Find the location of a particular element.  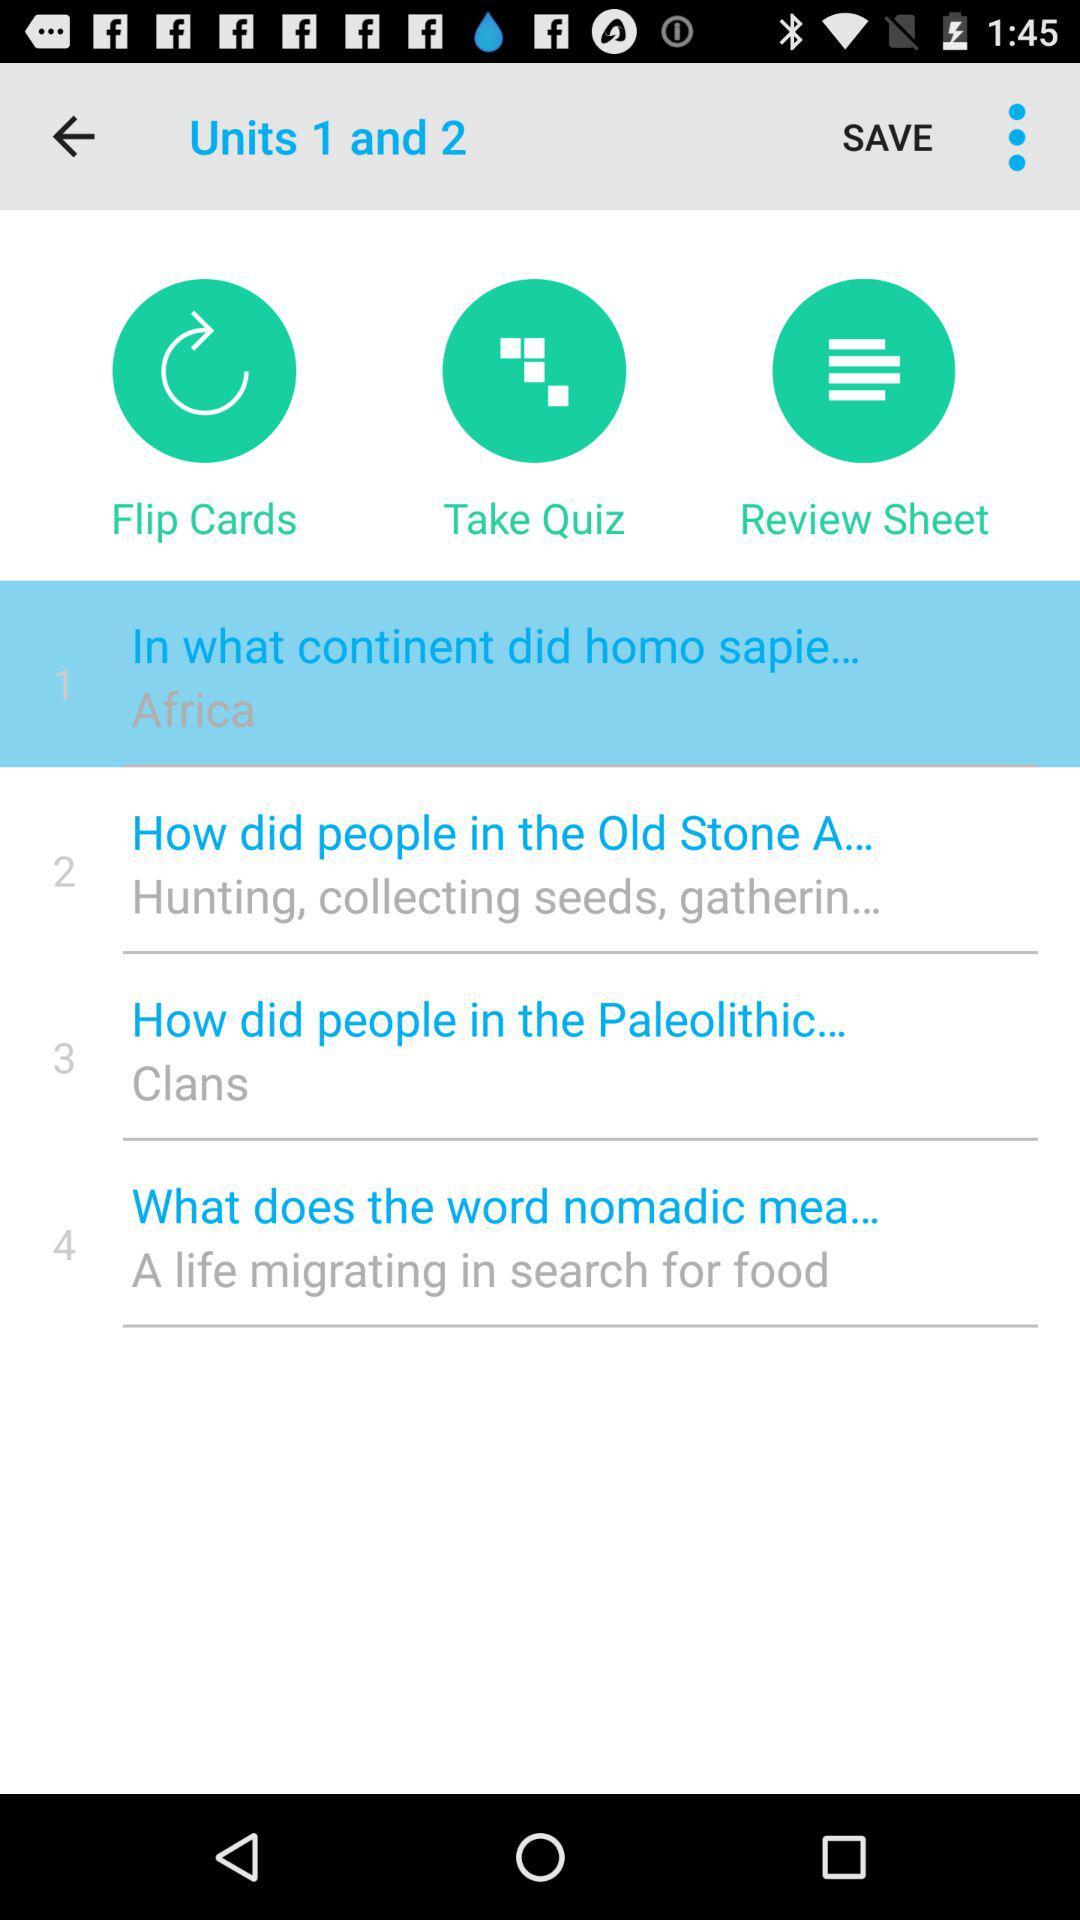

take quizz is located at coordinates (533, 370).